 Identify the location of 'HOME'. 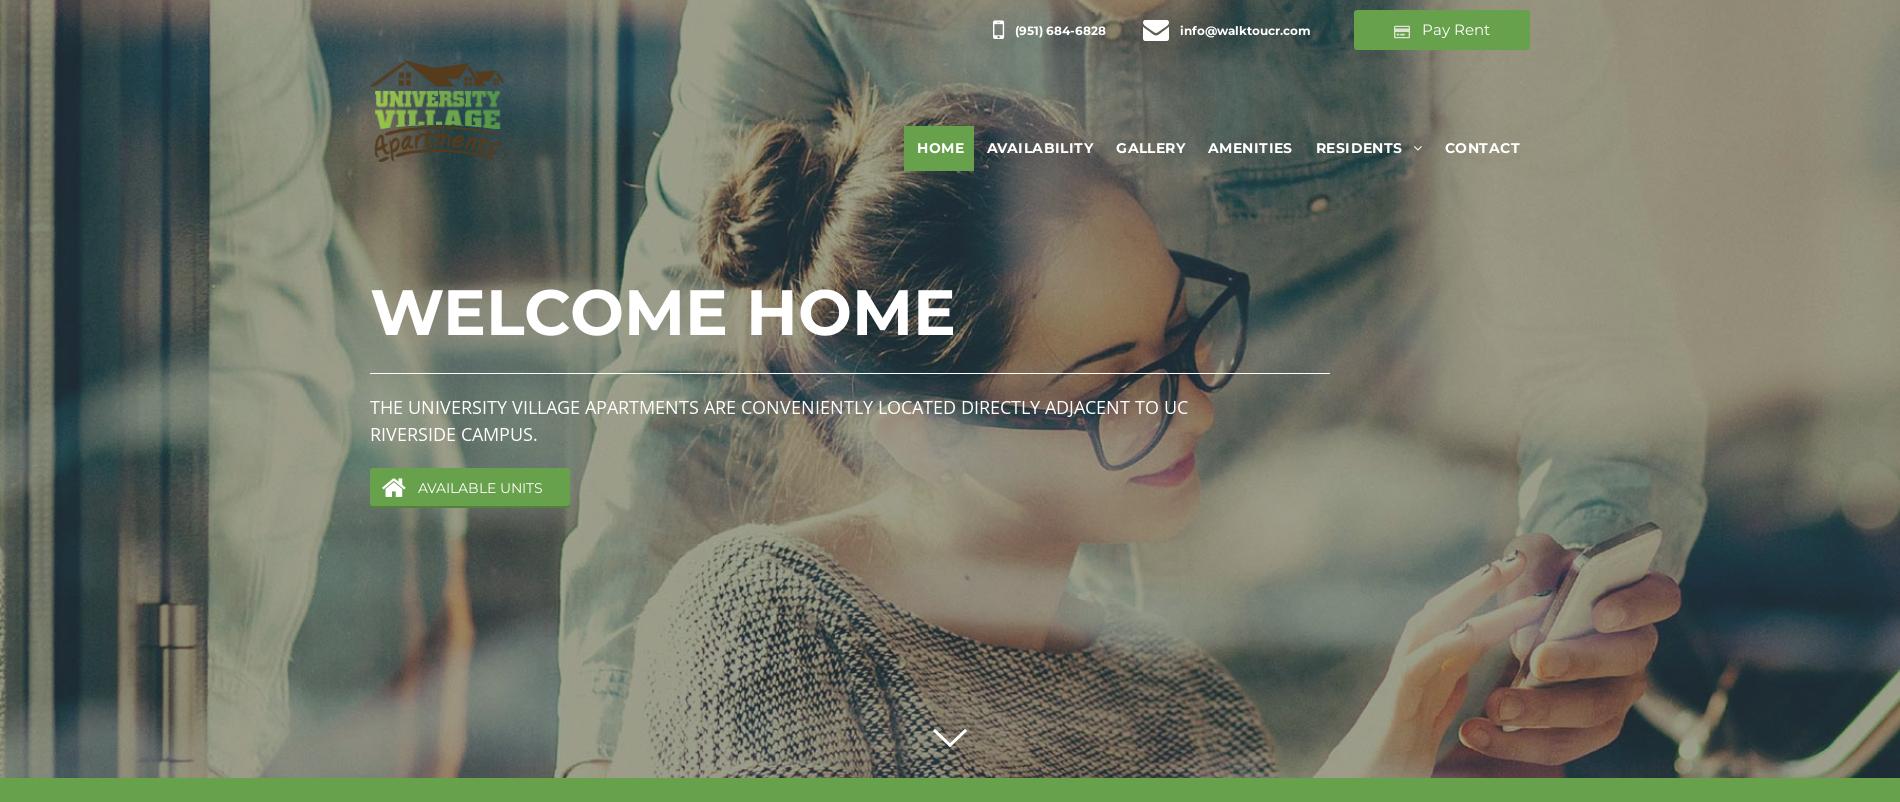
(939, 146).